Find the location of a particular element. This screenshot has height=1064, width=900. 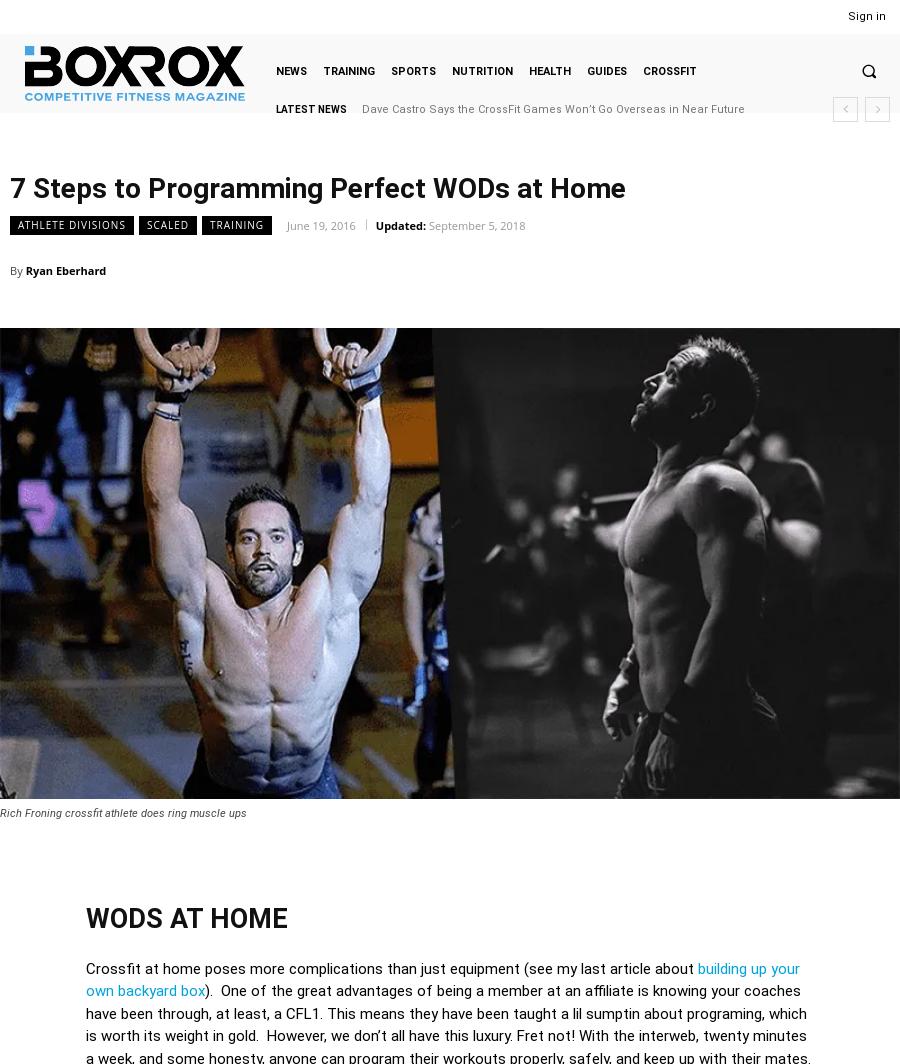

'building up your own backyard box' is located at coordinates (442, 979).